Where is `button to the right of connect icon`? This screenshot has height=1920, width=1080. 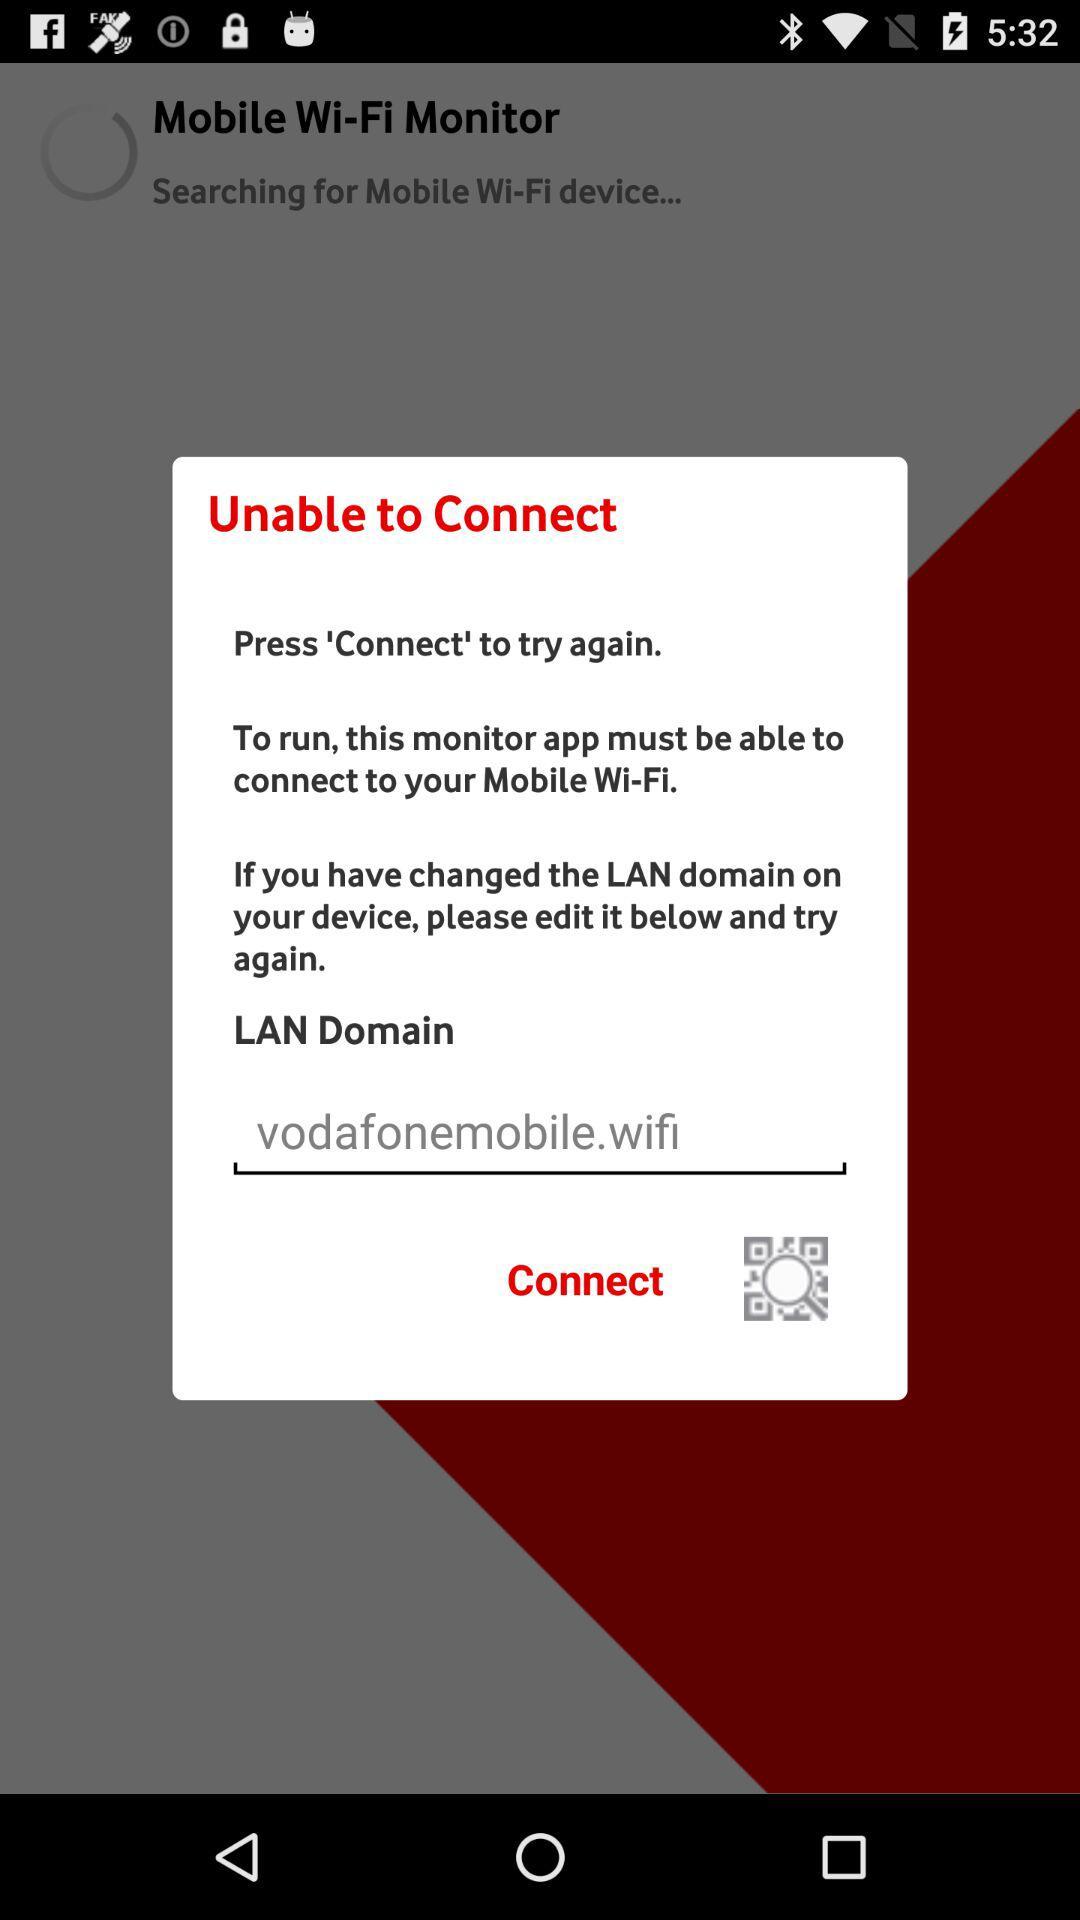
button to the right of connect icon is located at coordinates (785, 1277).